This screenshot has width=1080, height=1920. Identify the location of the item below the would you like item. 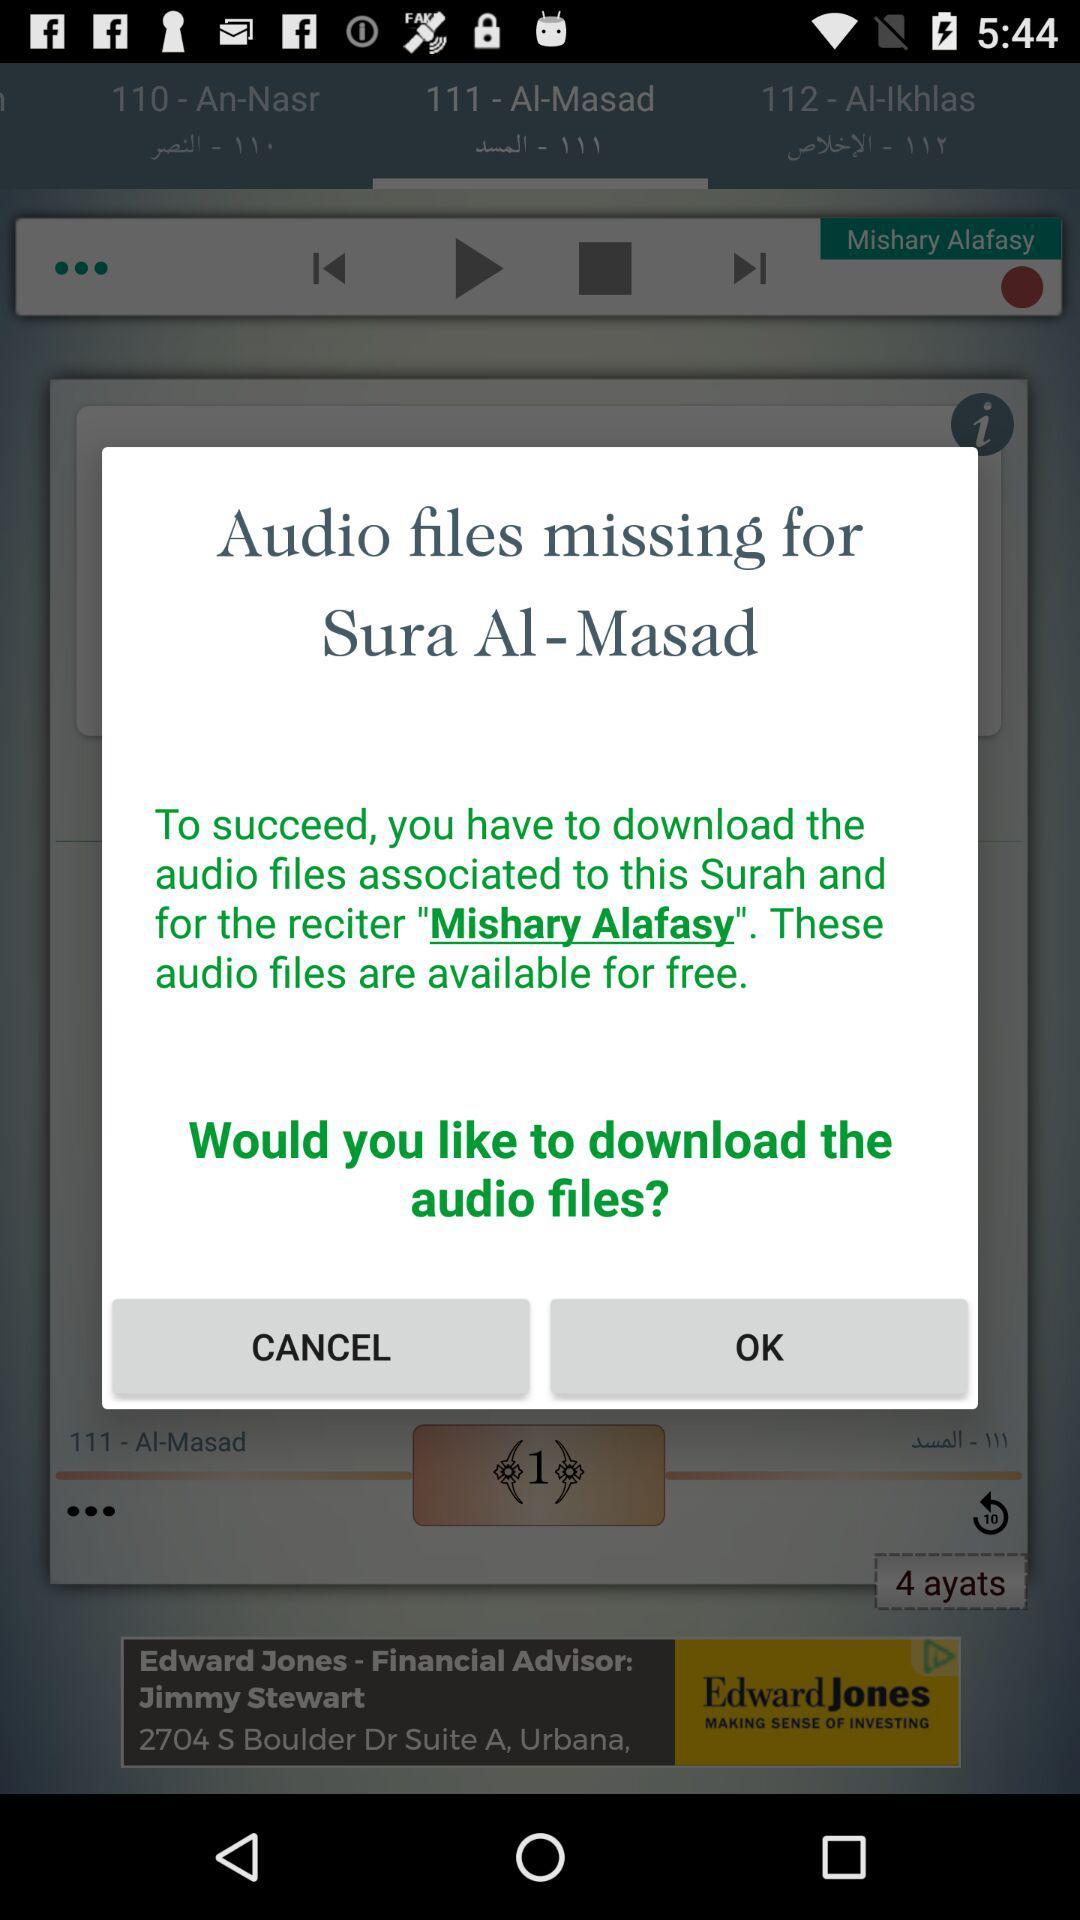
(759, 1346).